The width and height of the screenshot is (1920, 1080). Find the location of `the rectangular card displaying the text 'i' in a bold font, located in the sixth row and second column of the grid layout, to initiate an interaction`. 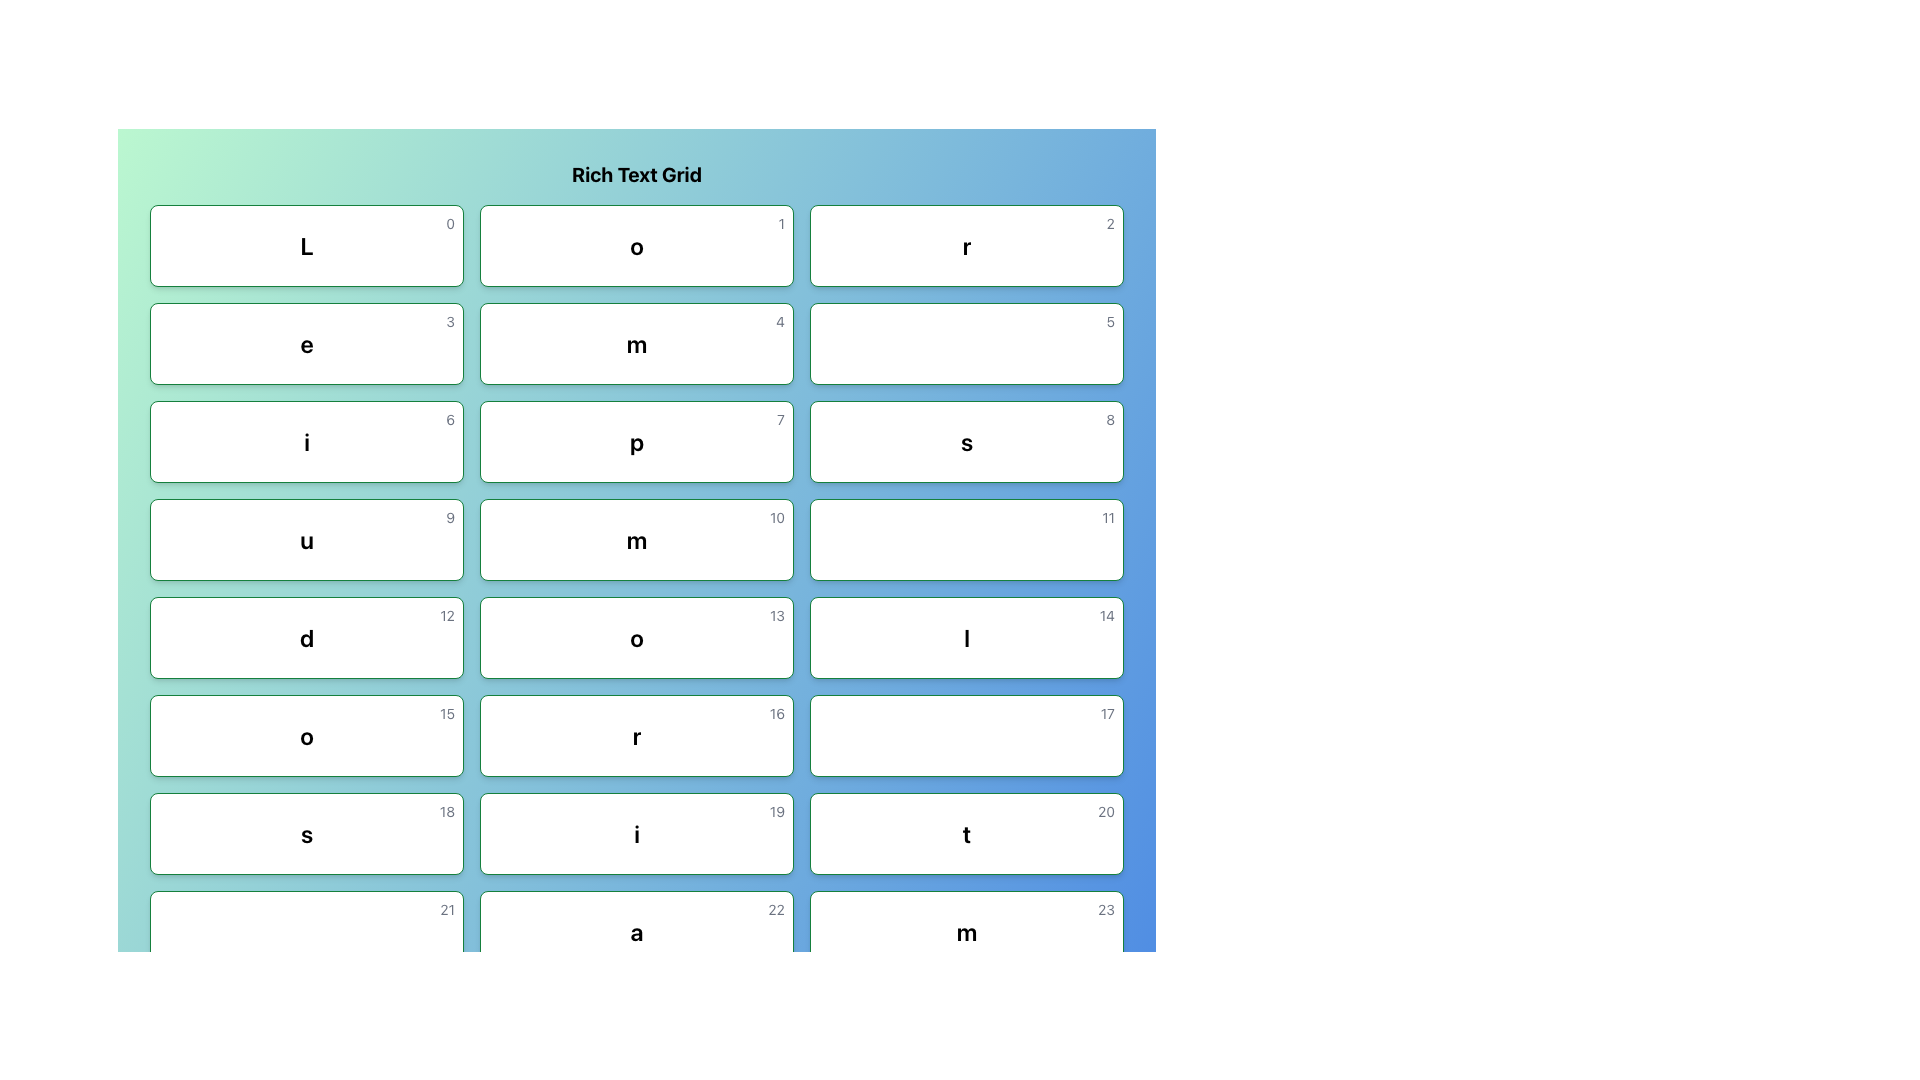

the rectangular card displaying the text 'i' in a bold font, located in the sixth row and second column of the grid layout, to initiate an interaction is located at coordinates (636, 833).